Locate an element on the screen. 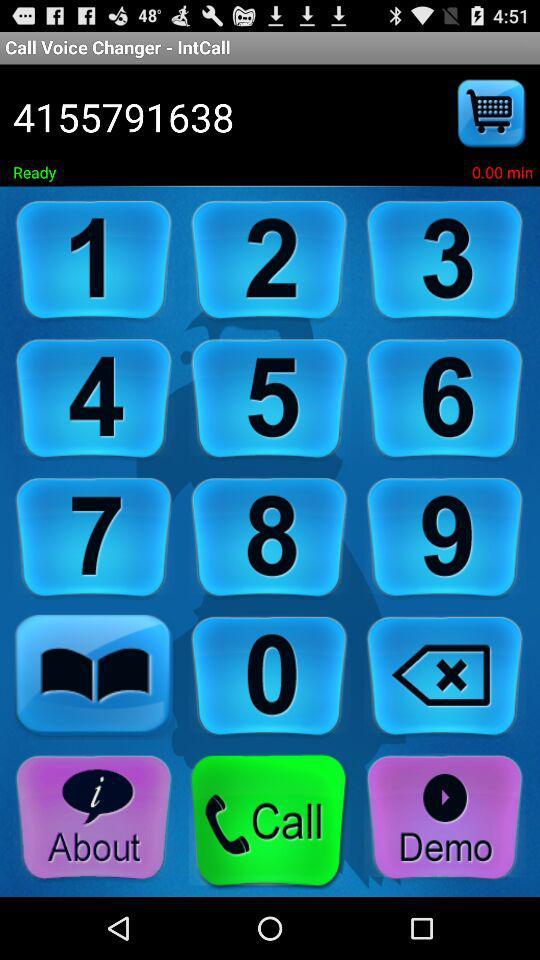 Image resolution: width=540 pixels, height=960 pixels. error option is located at coordinates (445, 677).